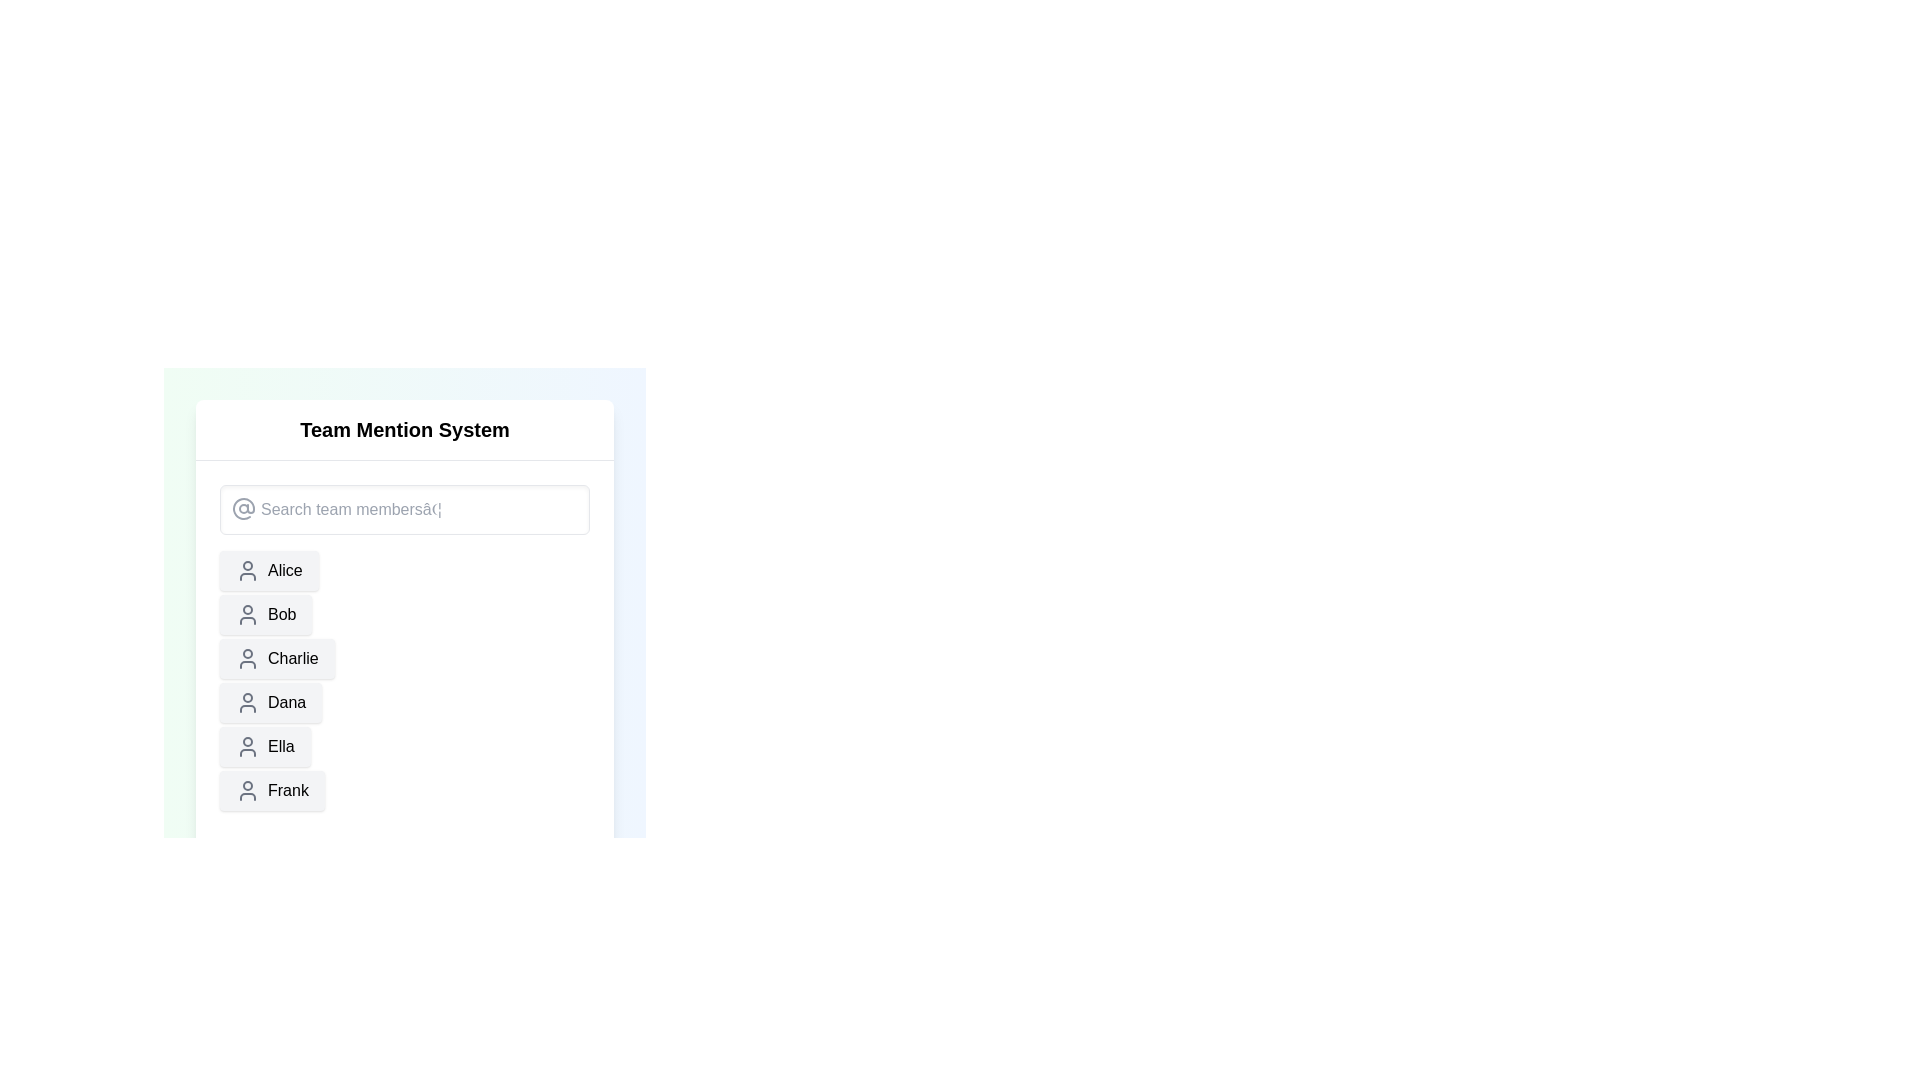 The width and height of the screenshot is (1920, 1080). Describe the element at coordinates (247, 659) in the screenshot. I see `the user icon representing 'Charlie', located to the left of the text label in the user list, positioned third from the top` at that location.